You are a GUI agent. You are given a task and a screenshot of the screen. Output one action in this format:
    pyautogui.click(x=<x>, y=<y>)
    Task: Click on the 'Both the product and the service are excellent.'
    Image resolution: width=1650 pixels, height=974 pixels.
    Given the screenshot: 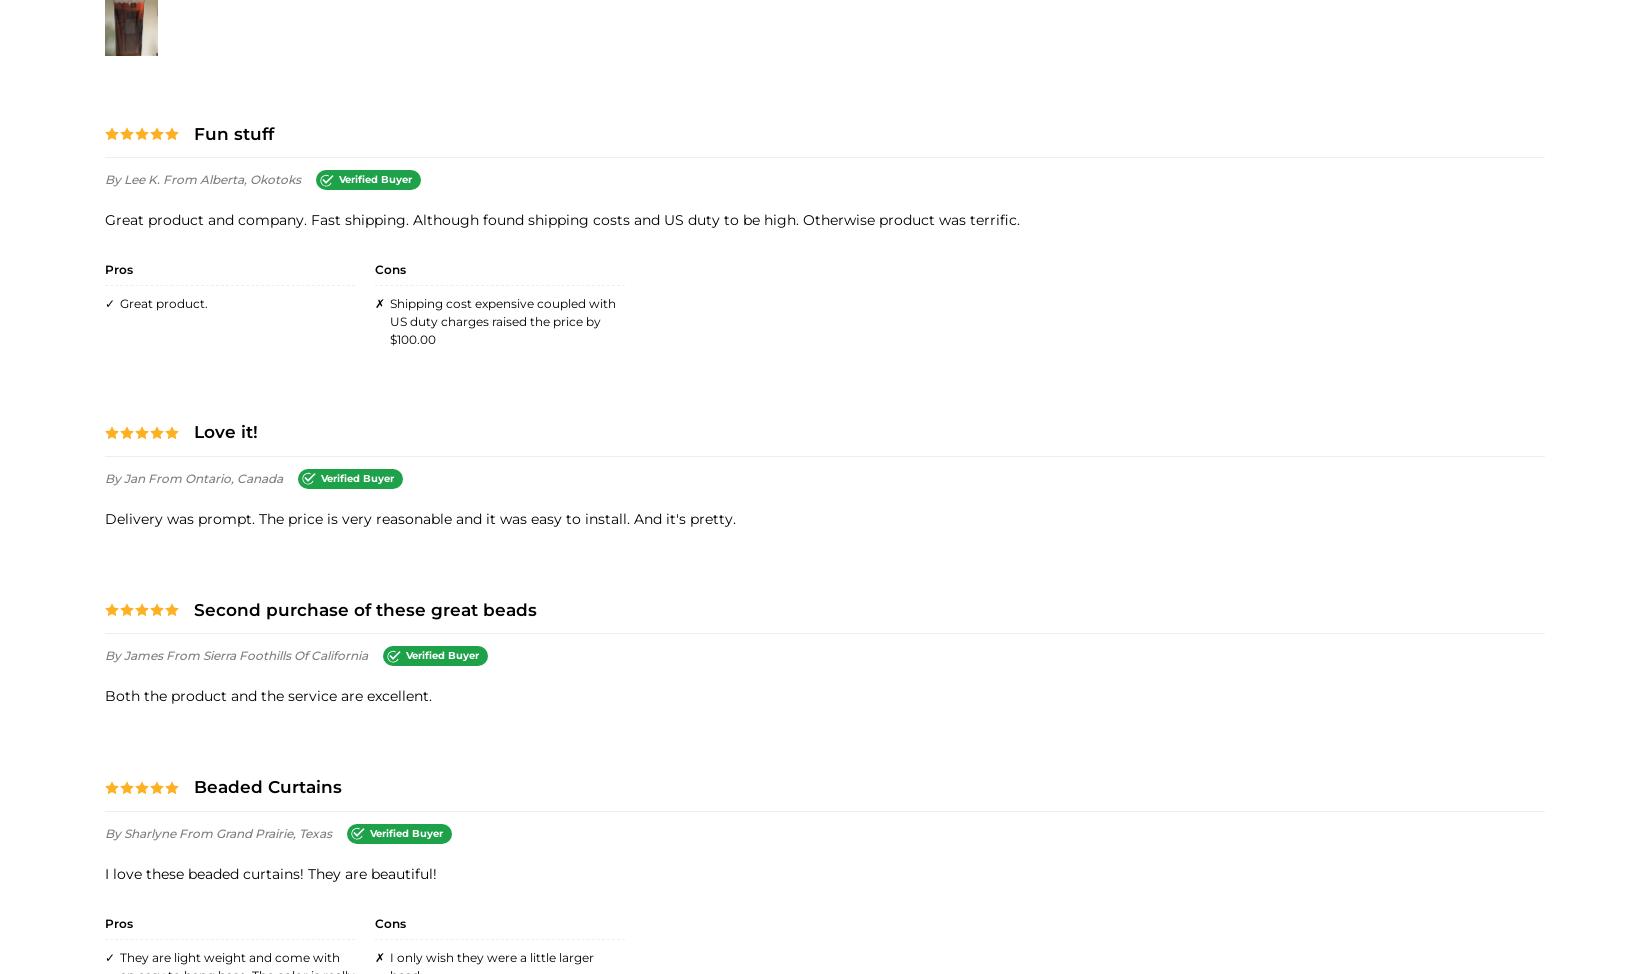 What is the action you would take?
    pyautogui.click(x=104, y=696)
    